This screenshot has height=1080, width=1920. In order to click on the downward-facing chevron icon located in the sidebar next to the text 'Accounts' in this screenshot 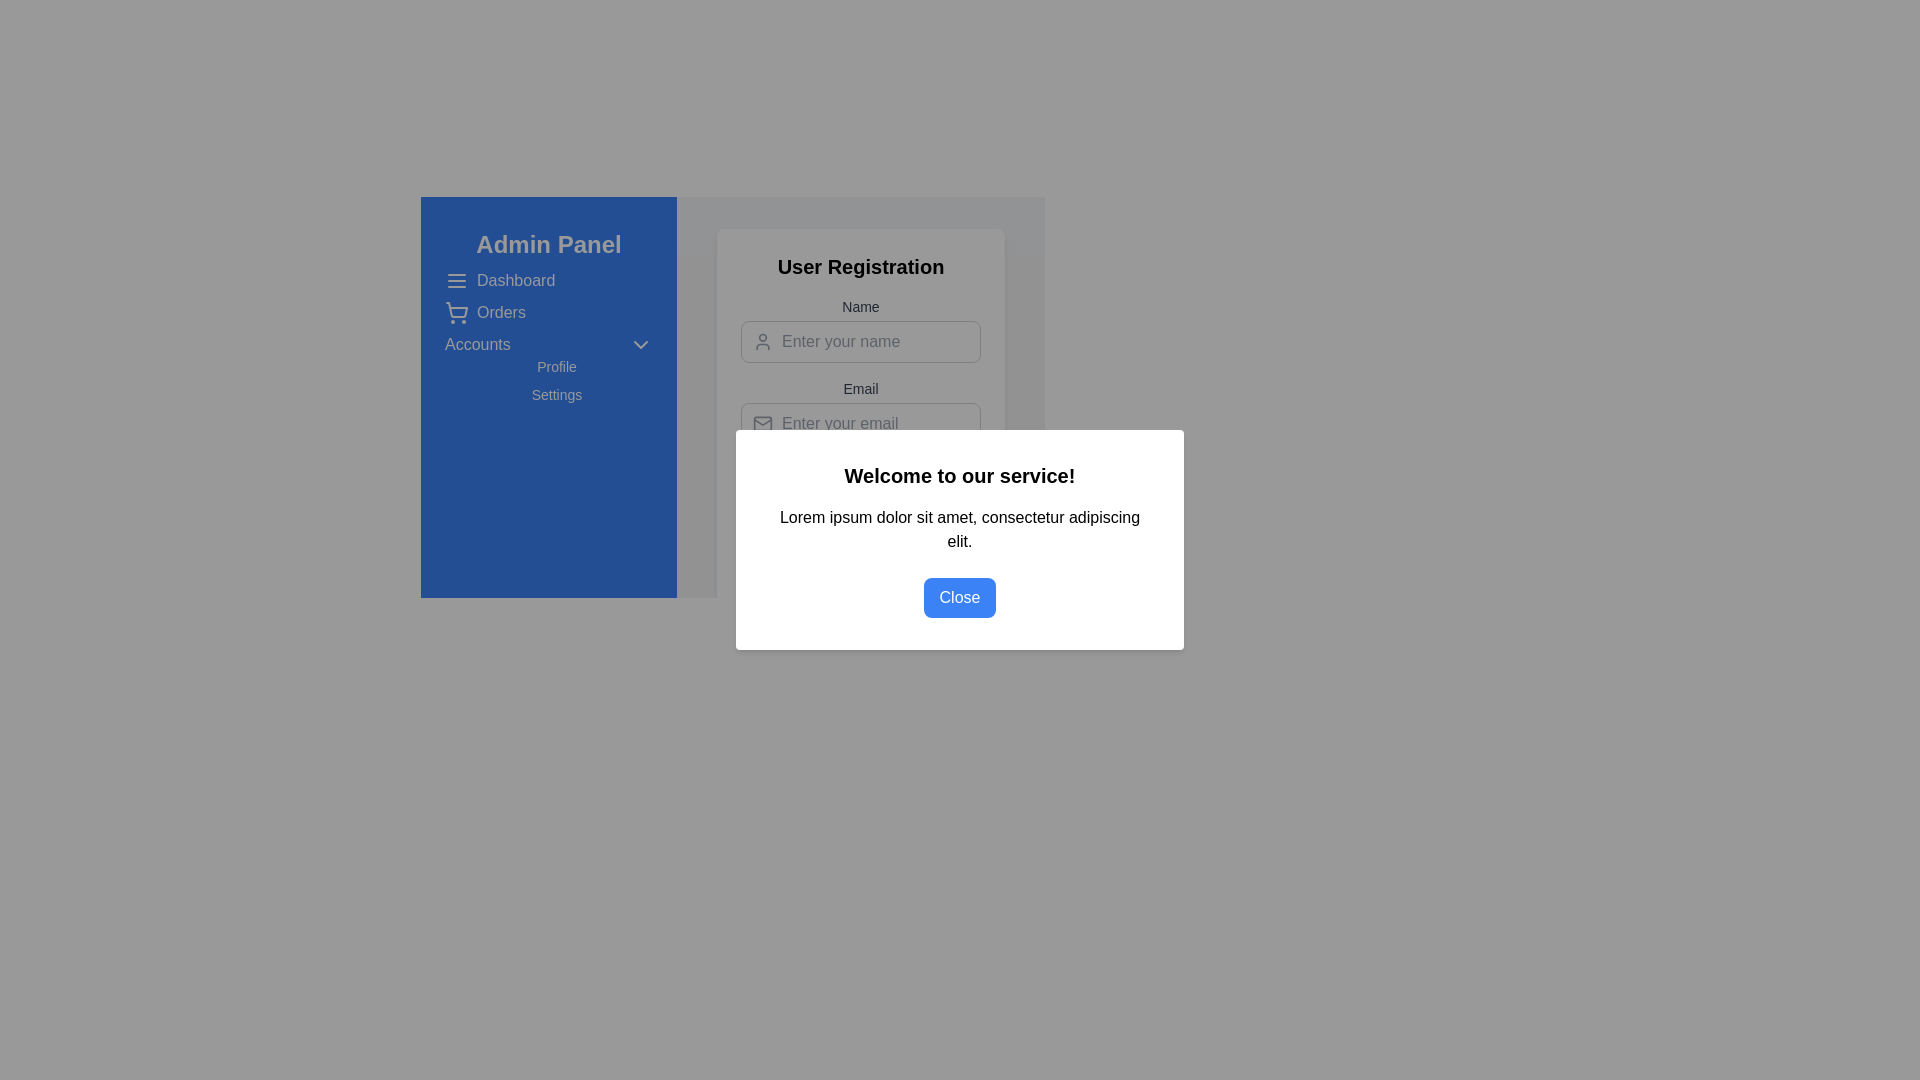, I will do `click(641, 343)`.